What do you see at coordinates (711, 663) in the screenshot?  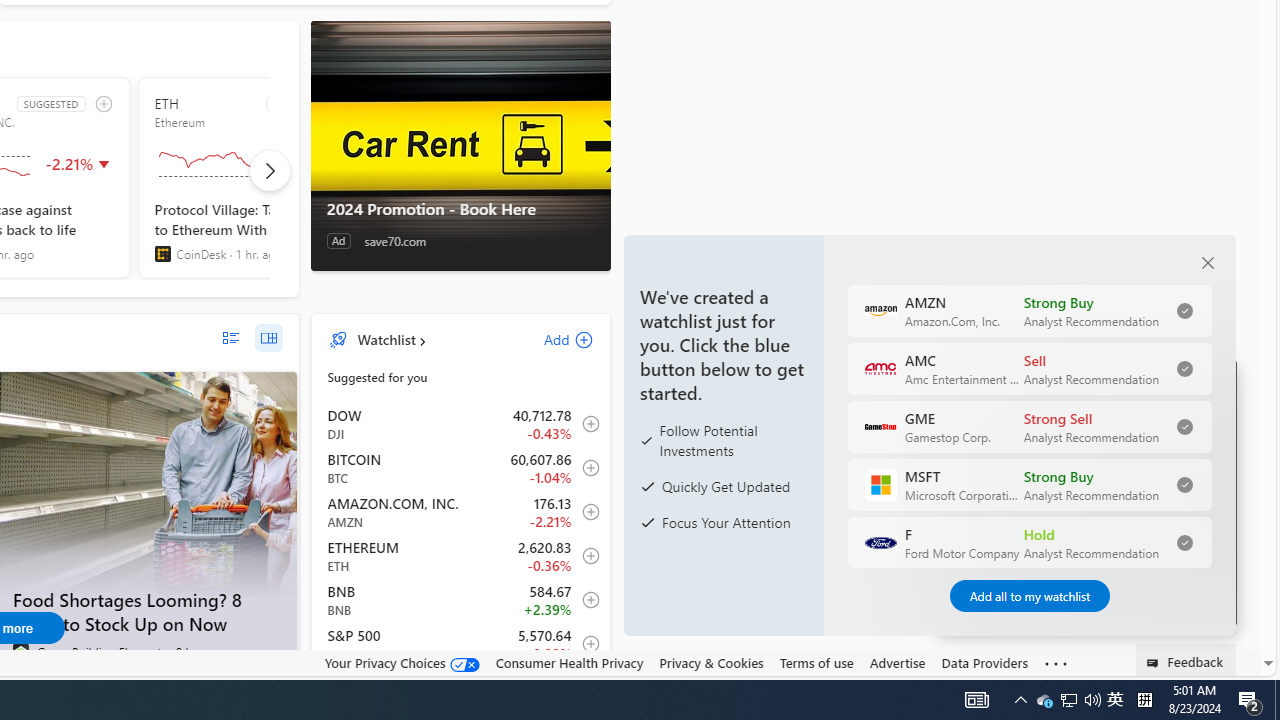 I see `'Privacy & Cookies'` at bounding box center [711, 663].